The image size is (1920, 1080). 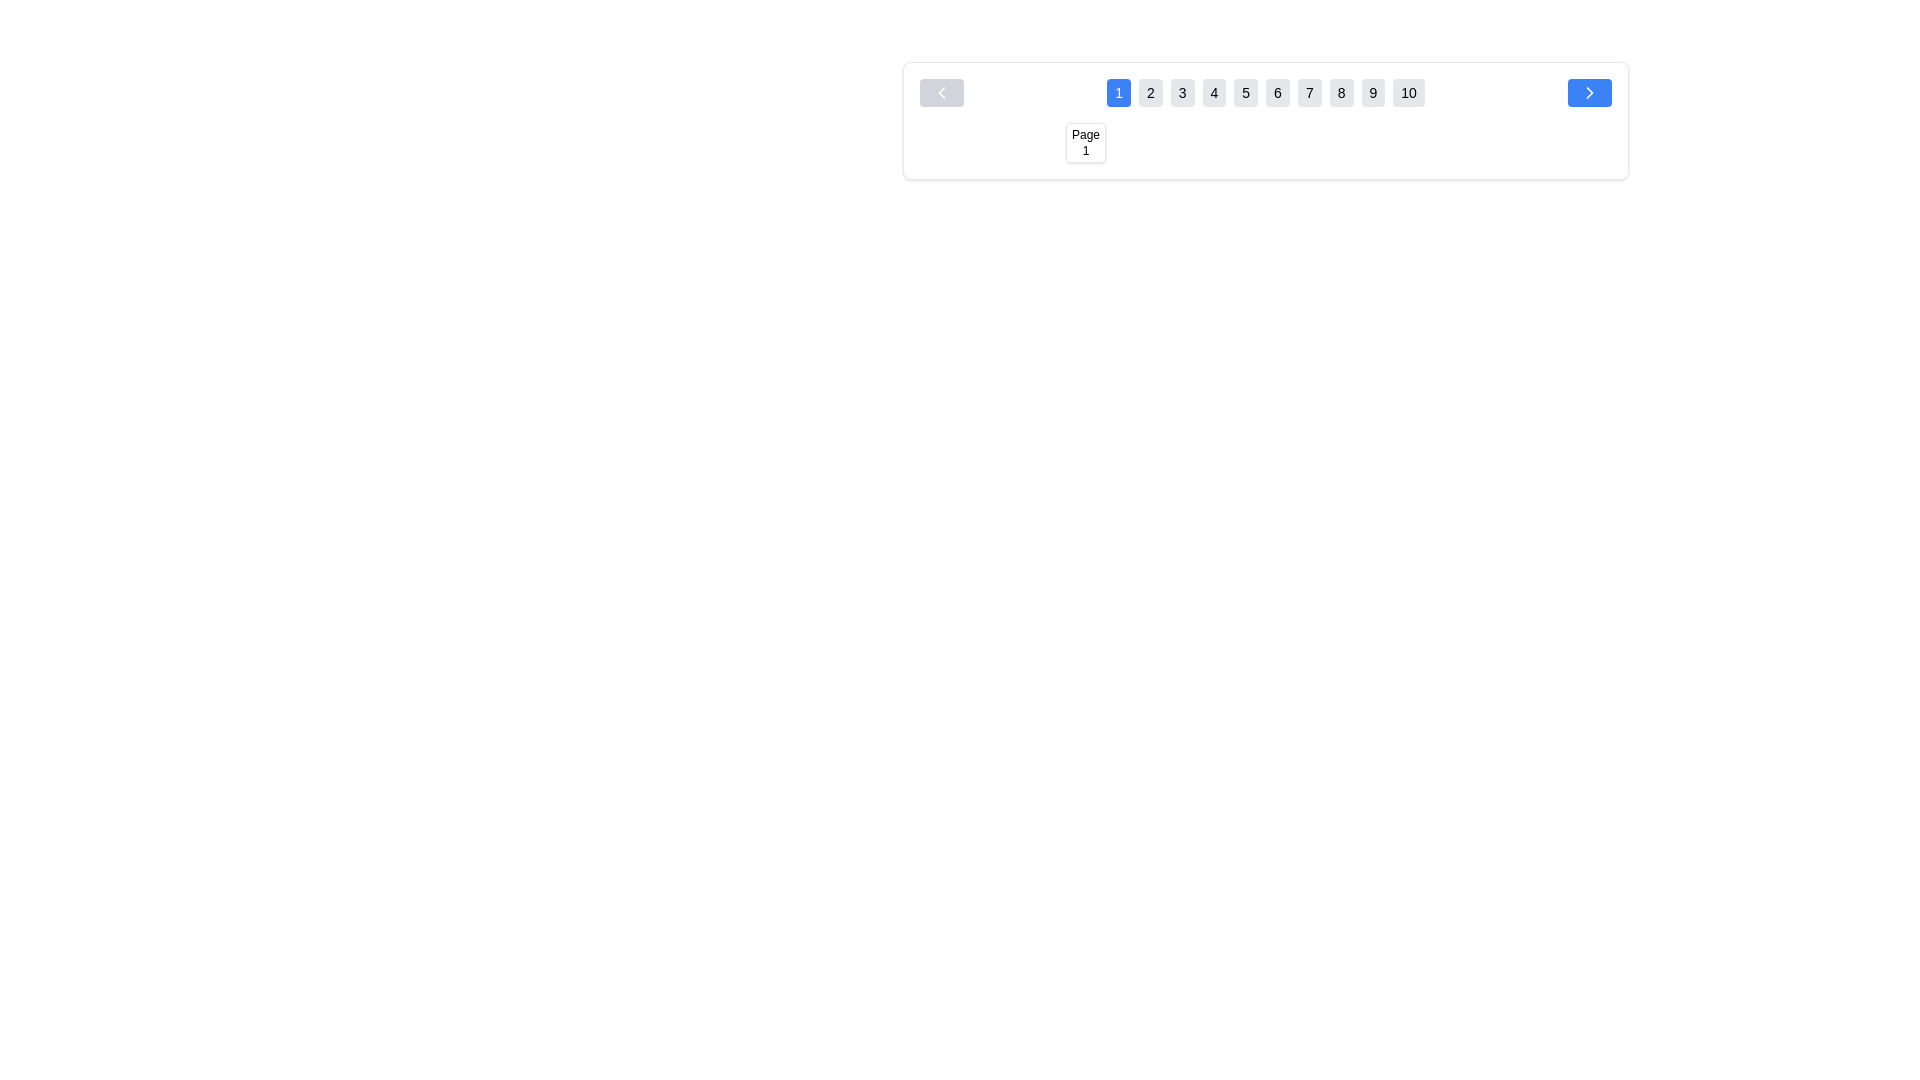 What do you see at coordinates (1408, 92) in the screenshot?
I see `the last page button in the pagination controls` at bounding box center [1408, 92].